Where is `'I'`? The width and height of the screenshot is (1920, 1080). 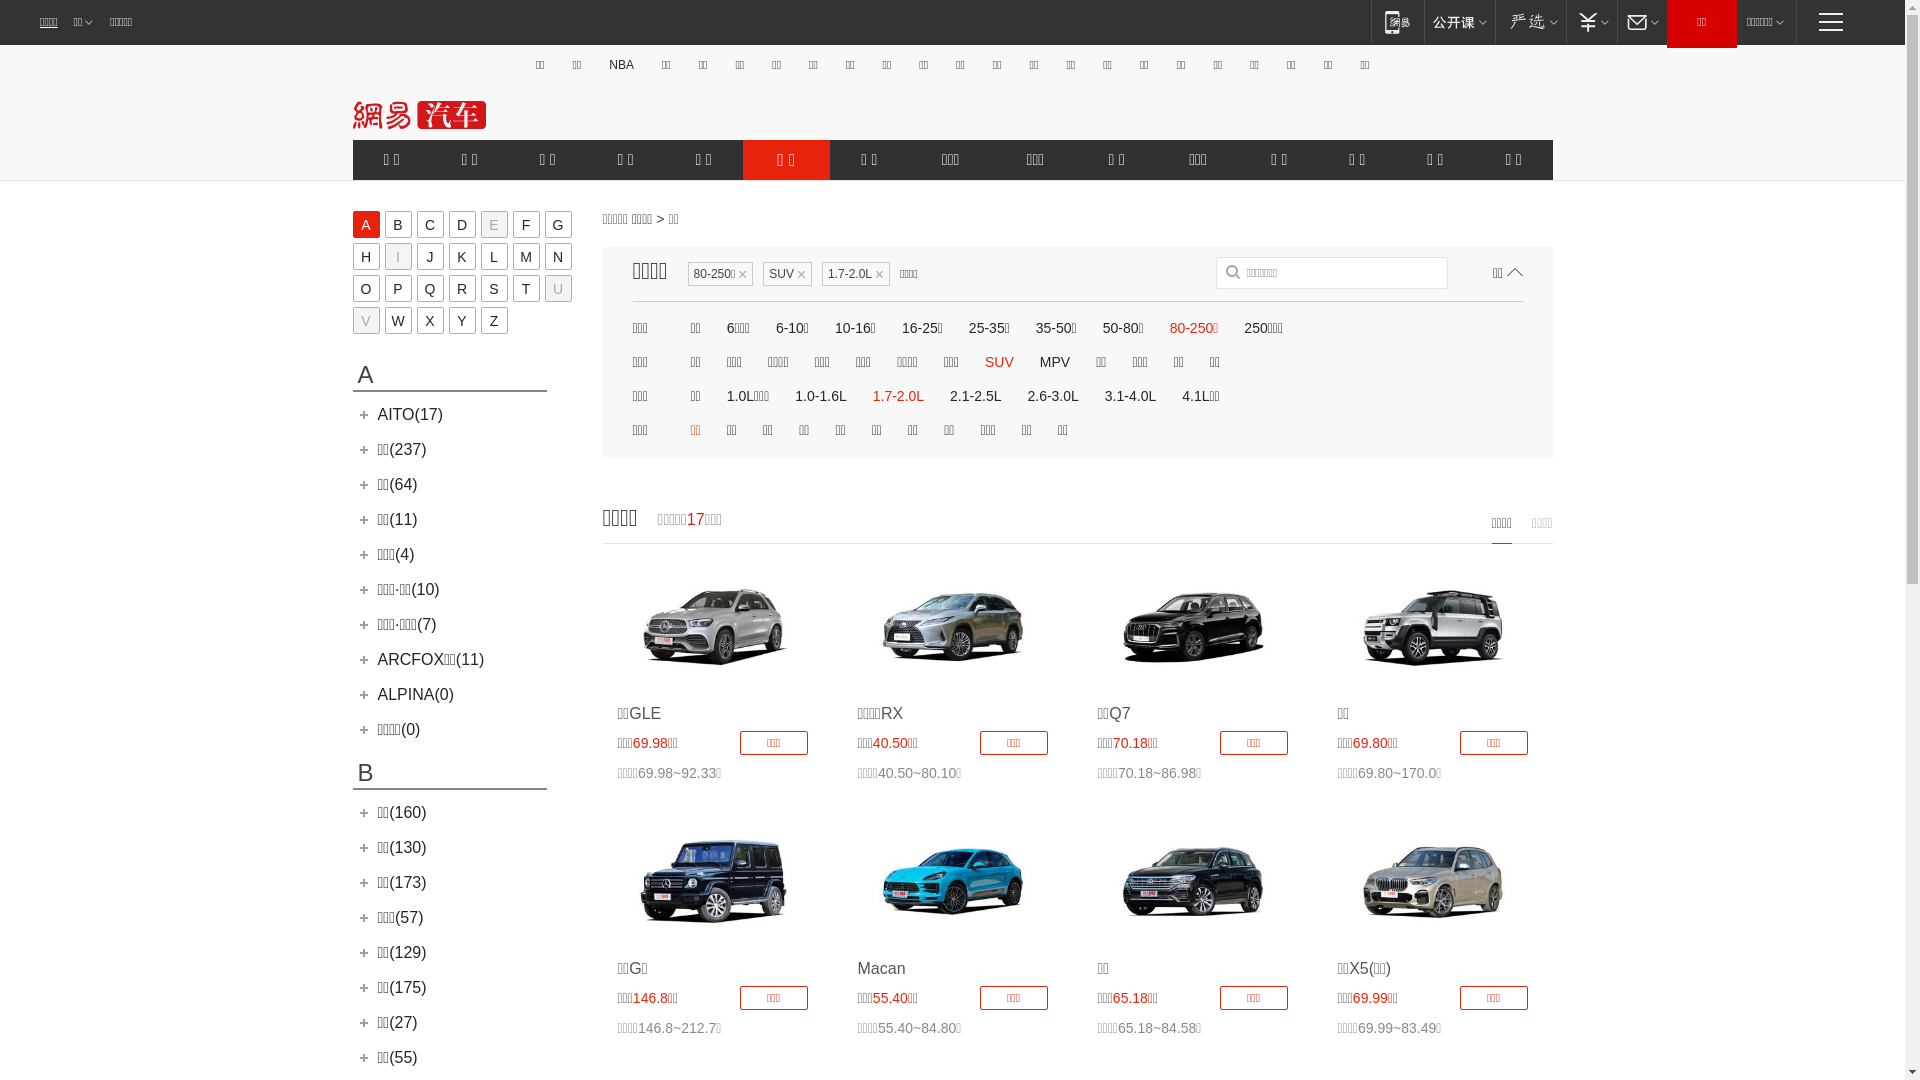
'I' is located at coordinates (397, 255).